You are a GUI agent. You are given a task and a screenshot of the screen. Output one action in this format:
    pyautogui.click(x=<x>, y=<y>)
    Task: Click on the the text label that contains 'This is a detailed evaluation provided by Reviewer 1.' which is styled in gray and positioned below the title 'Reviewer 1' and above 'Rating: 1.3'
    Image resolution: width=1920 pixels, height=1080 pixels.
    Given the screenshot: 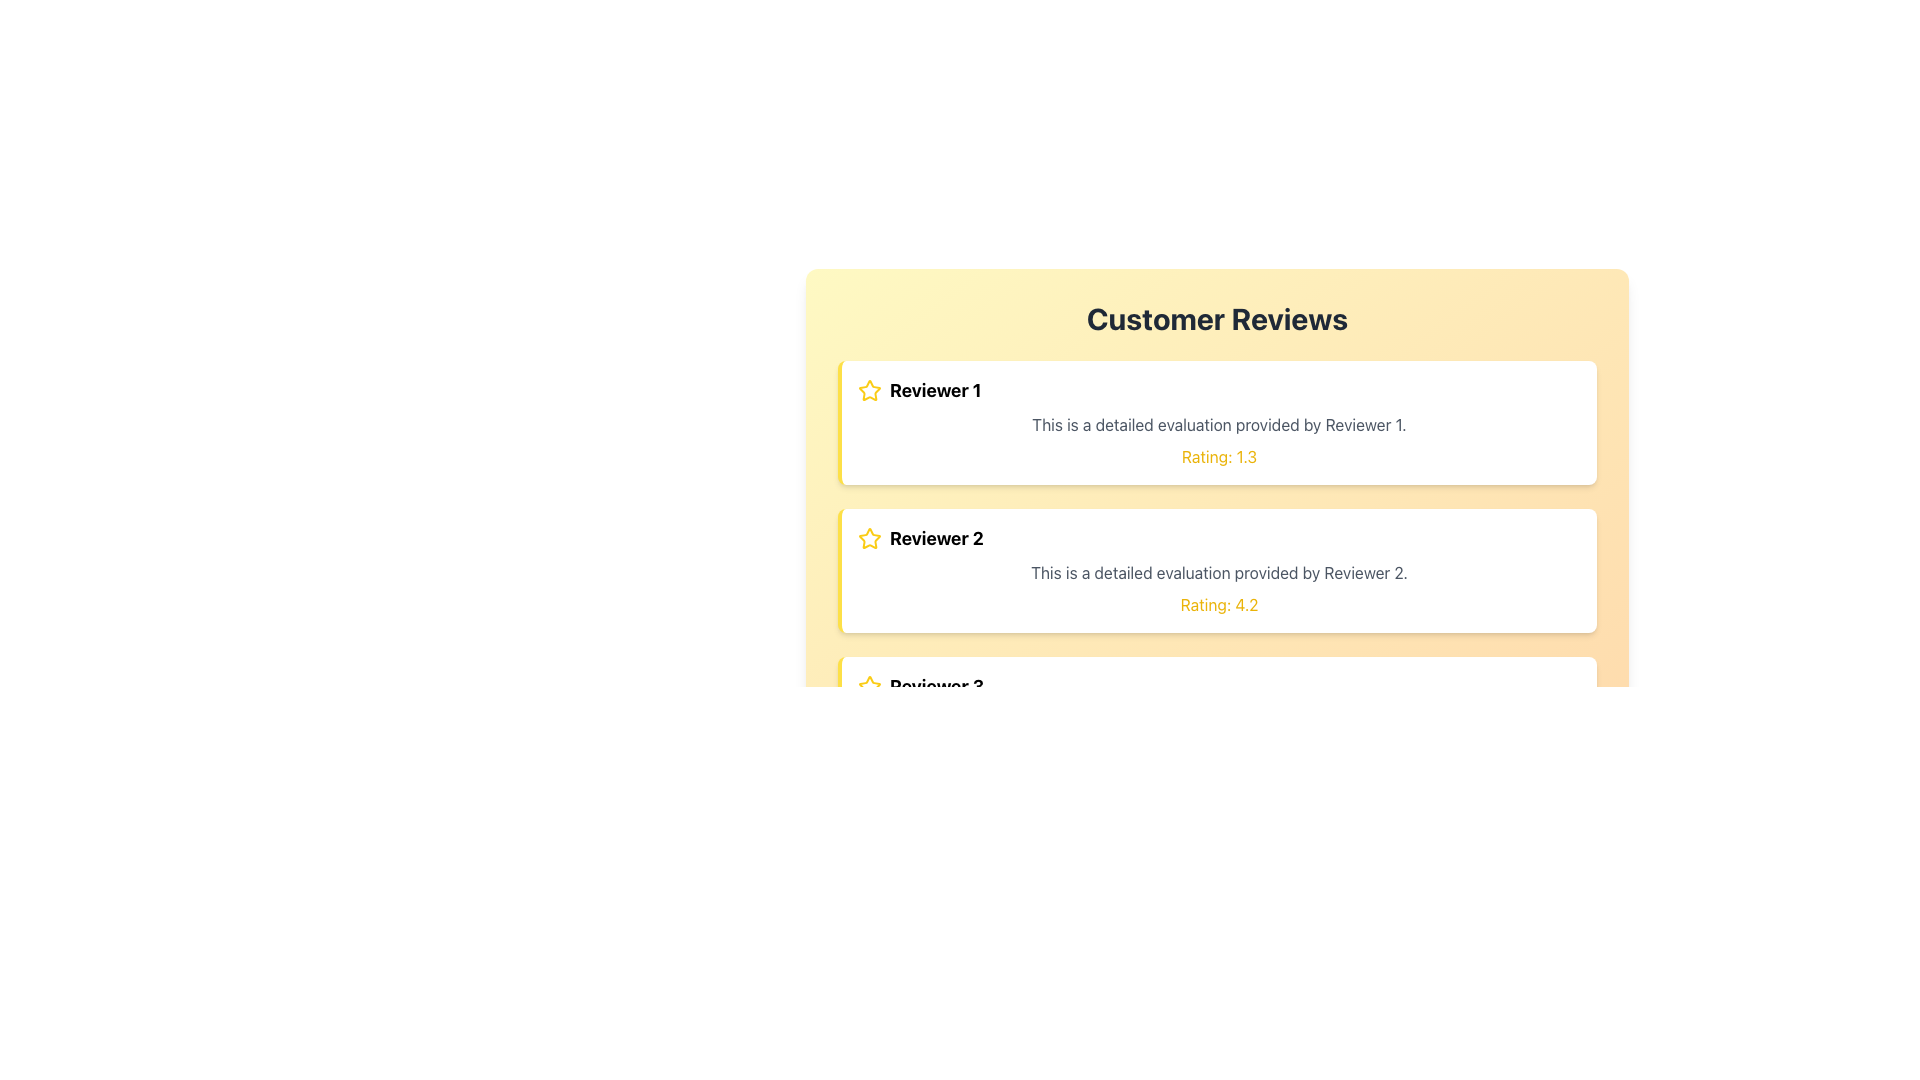 What is the action you would take?
    pyautogui.click(x=1218, y=423)
    